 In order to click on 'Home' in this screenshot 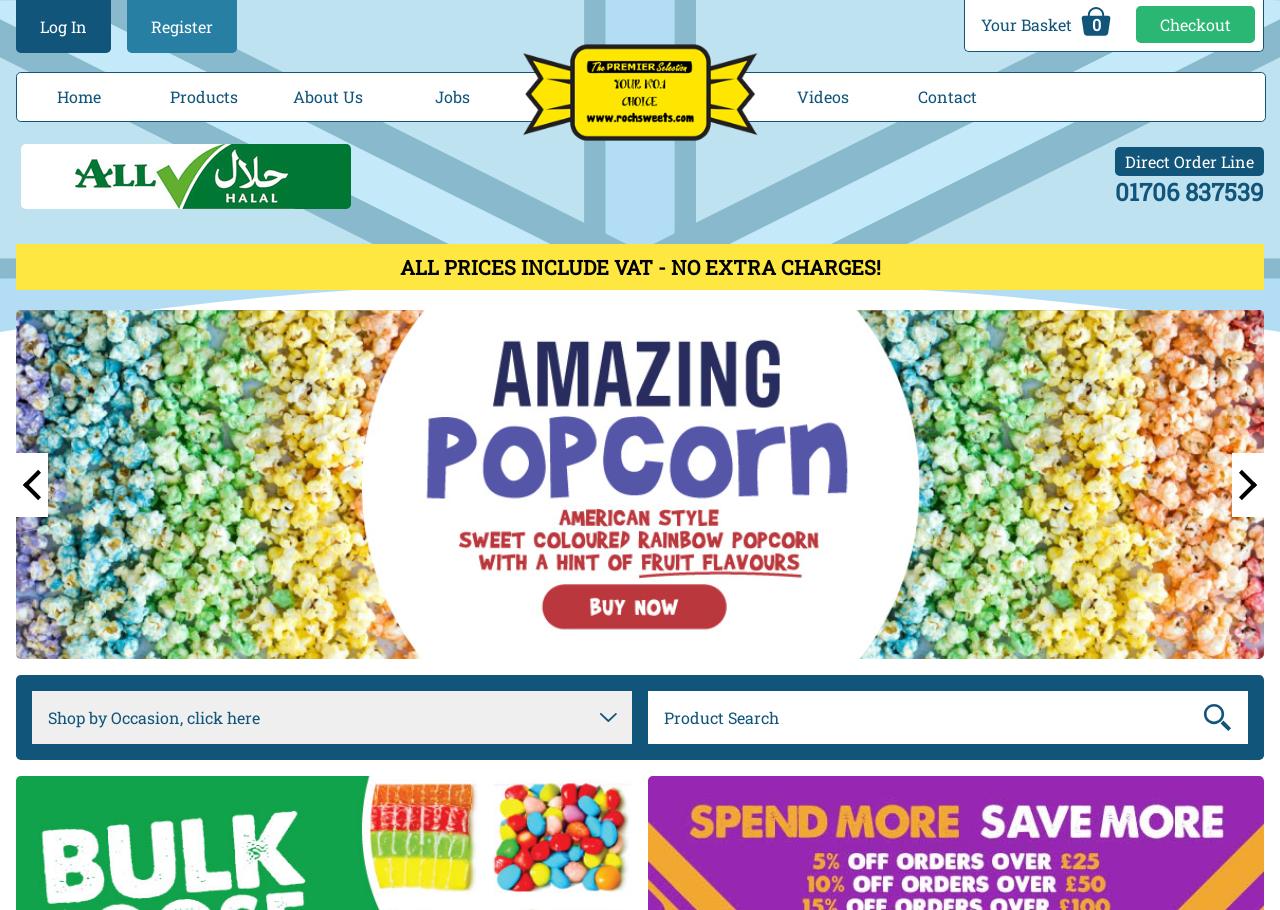, I will do `click(78, 95)`.